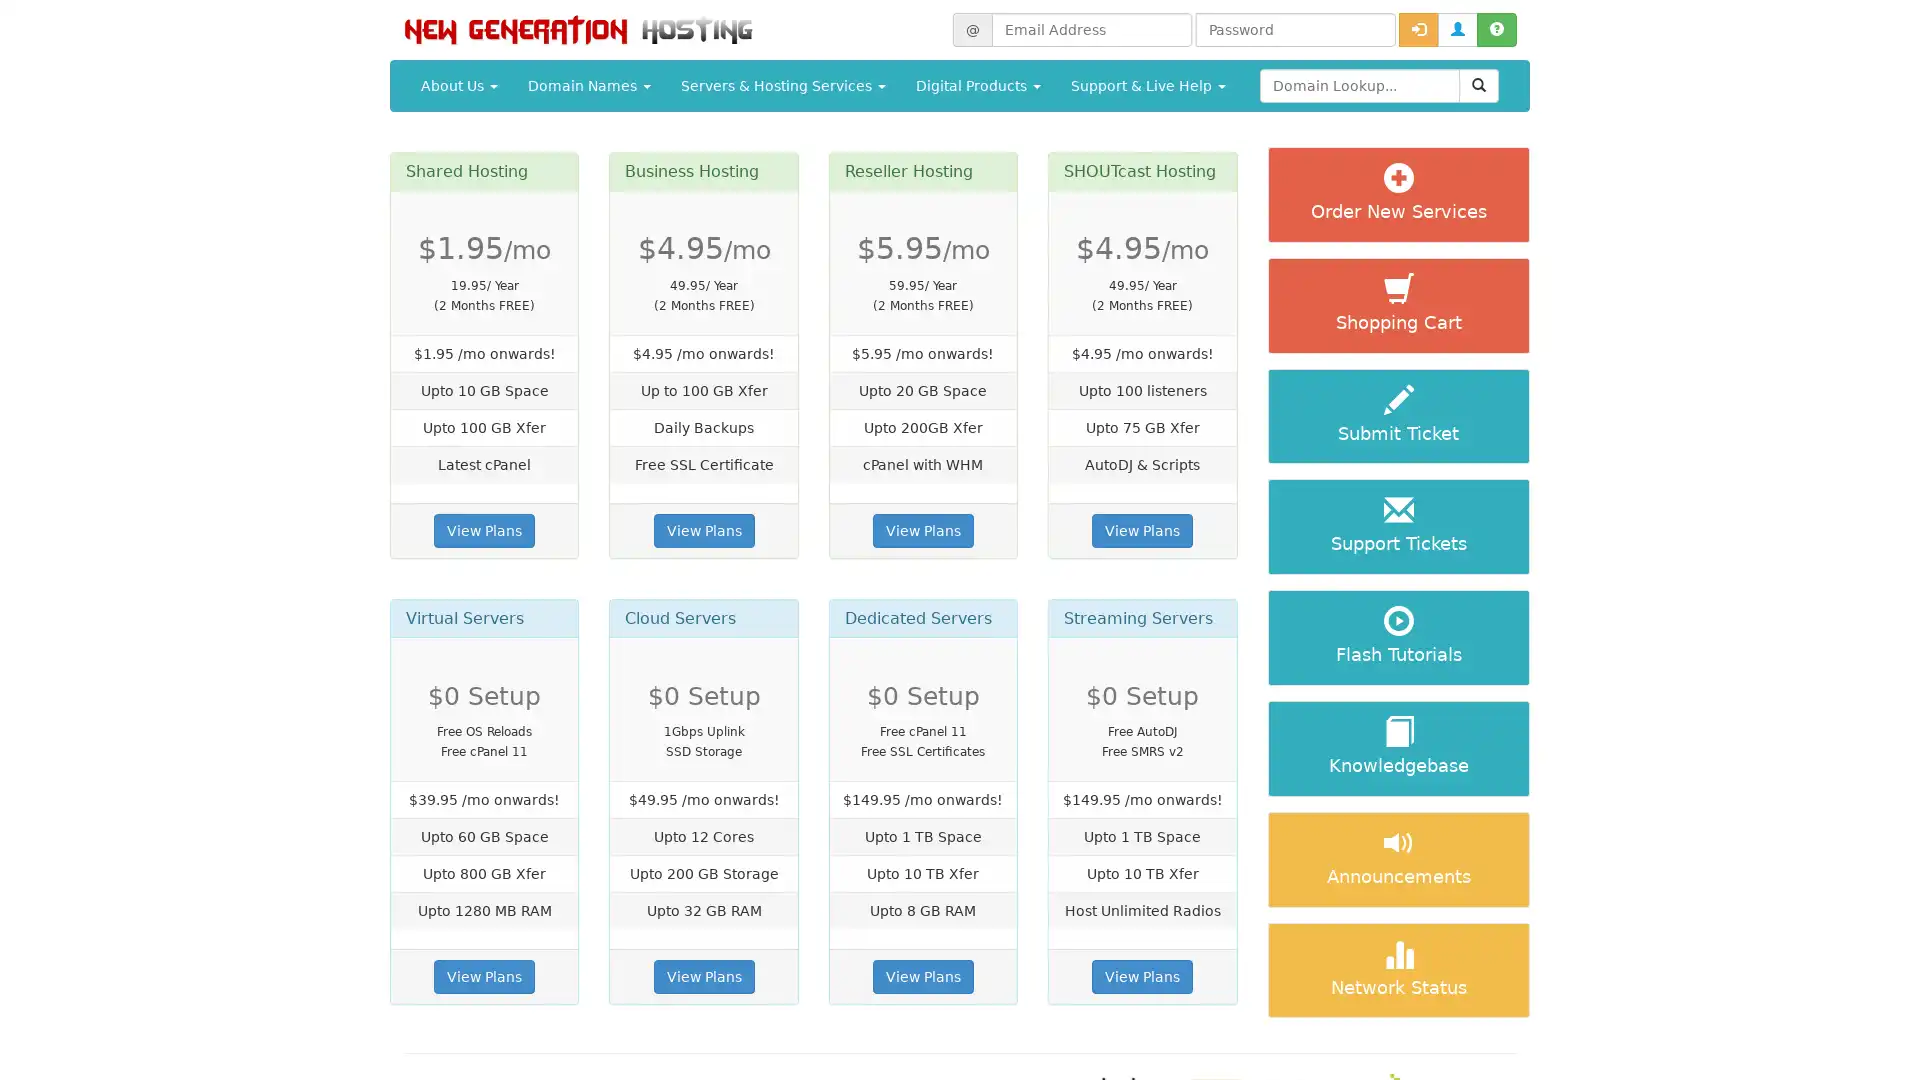 The height and width of the screenshot is (1080, 1920). I want to click on View Plans, so click(1142, 528).